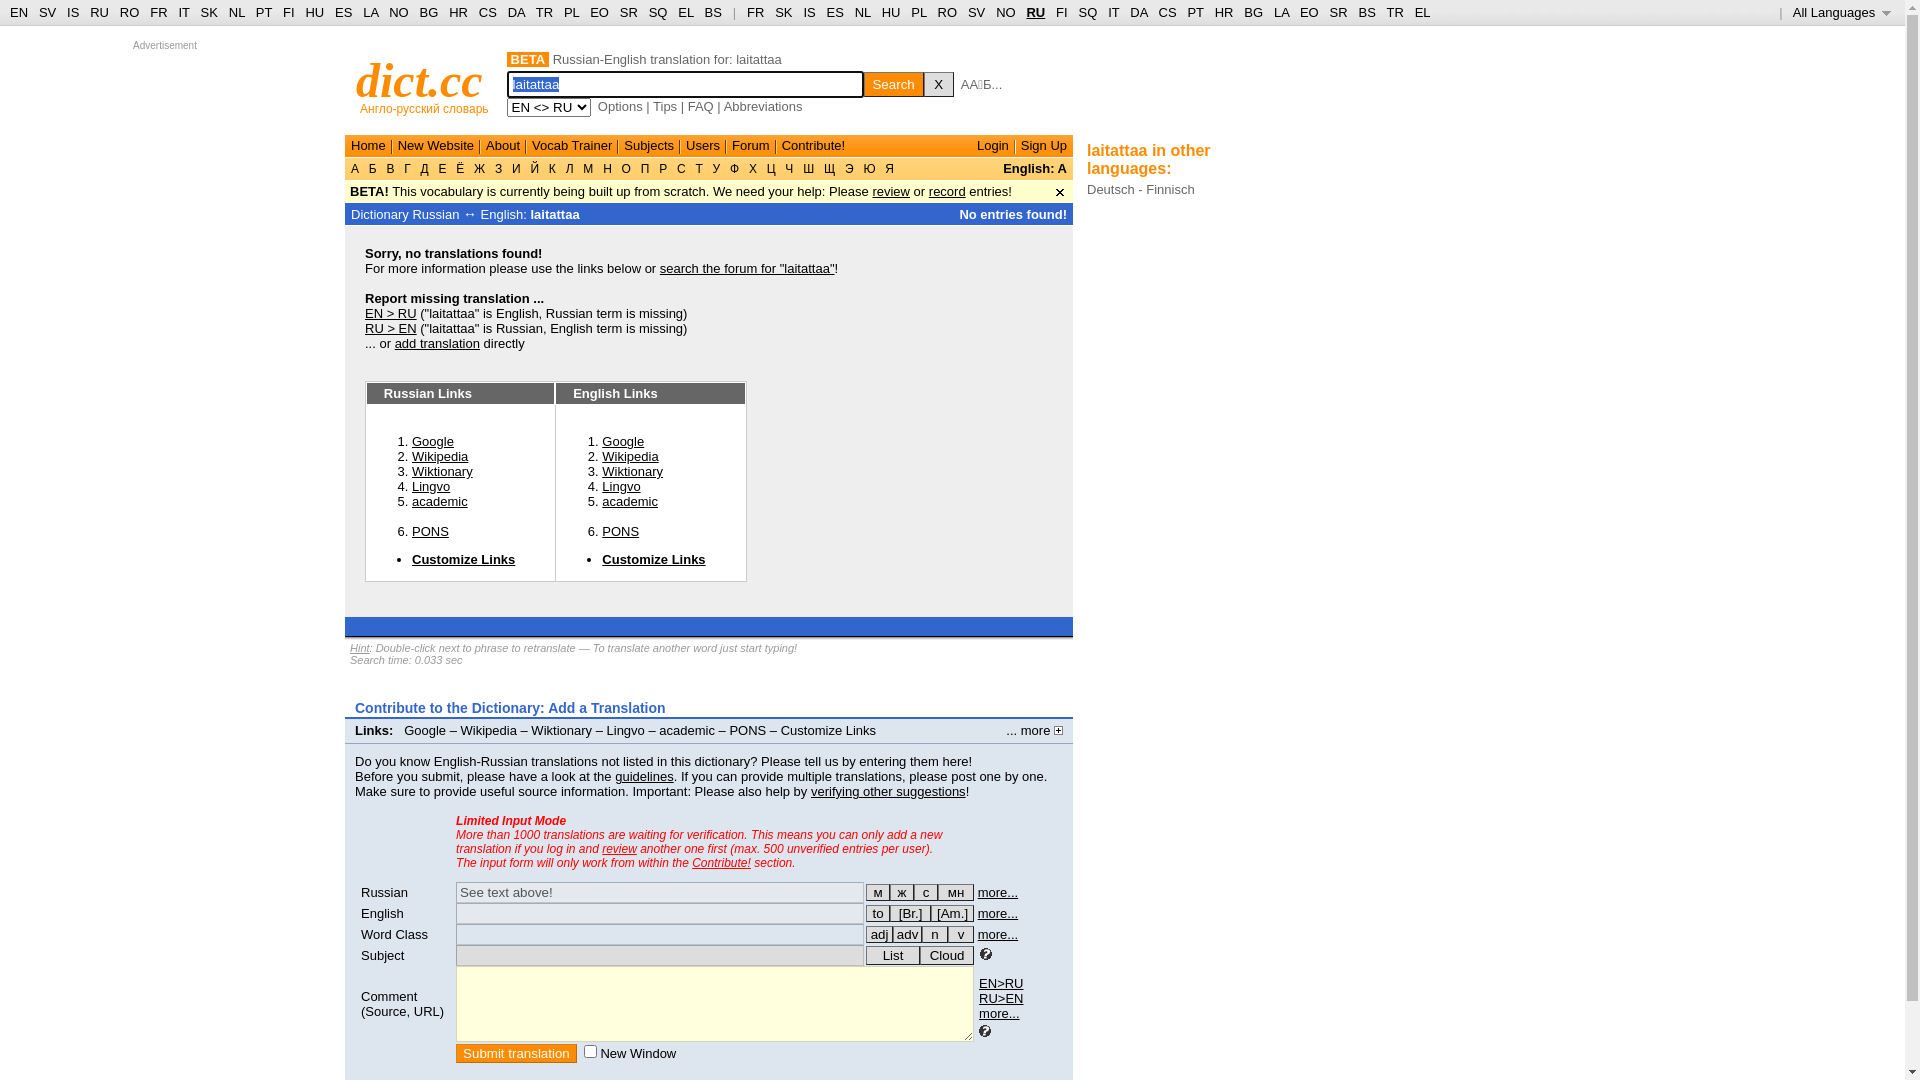 The image size is (1920, 1080). Describe the element at coordinates (411, 486) in the screenshot. I see `'Lingvo'` at that location.